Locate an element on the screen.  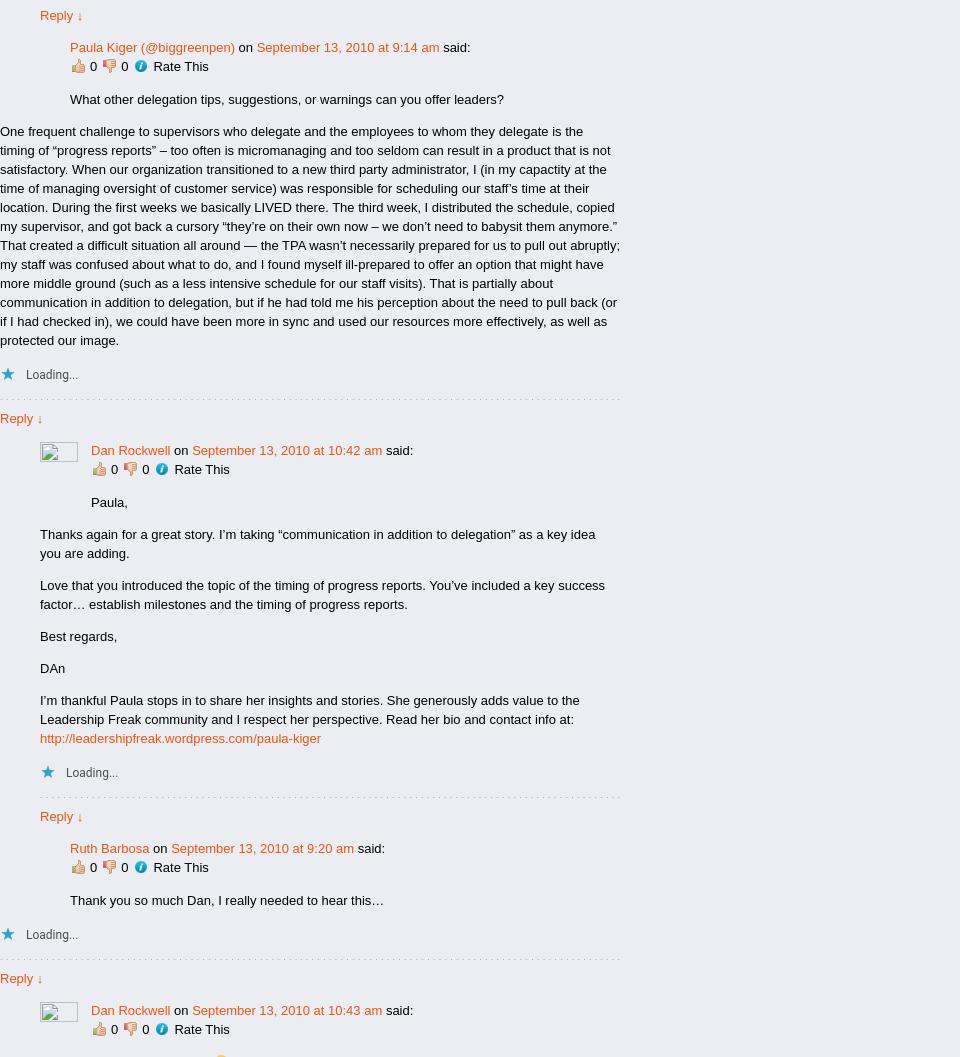
'Thank you so much Dan, I really needed to hear this…' is located at coordinates (227, 898).